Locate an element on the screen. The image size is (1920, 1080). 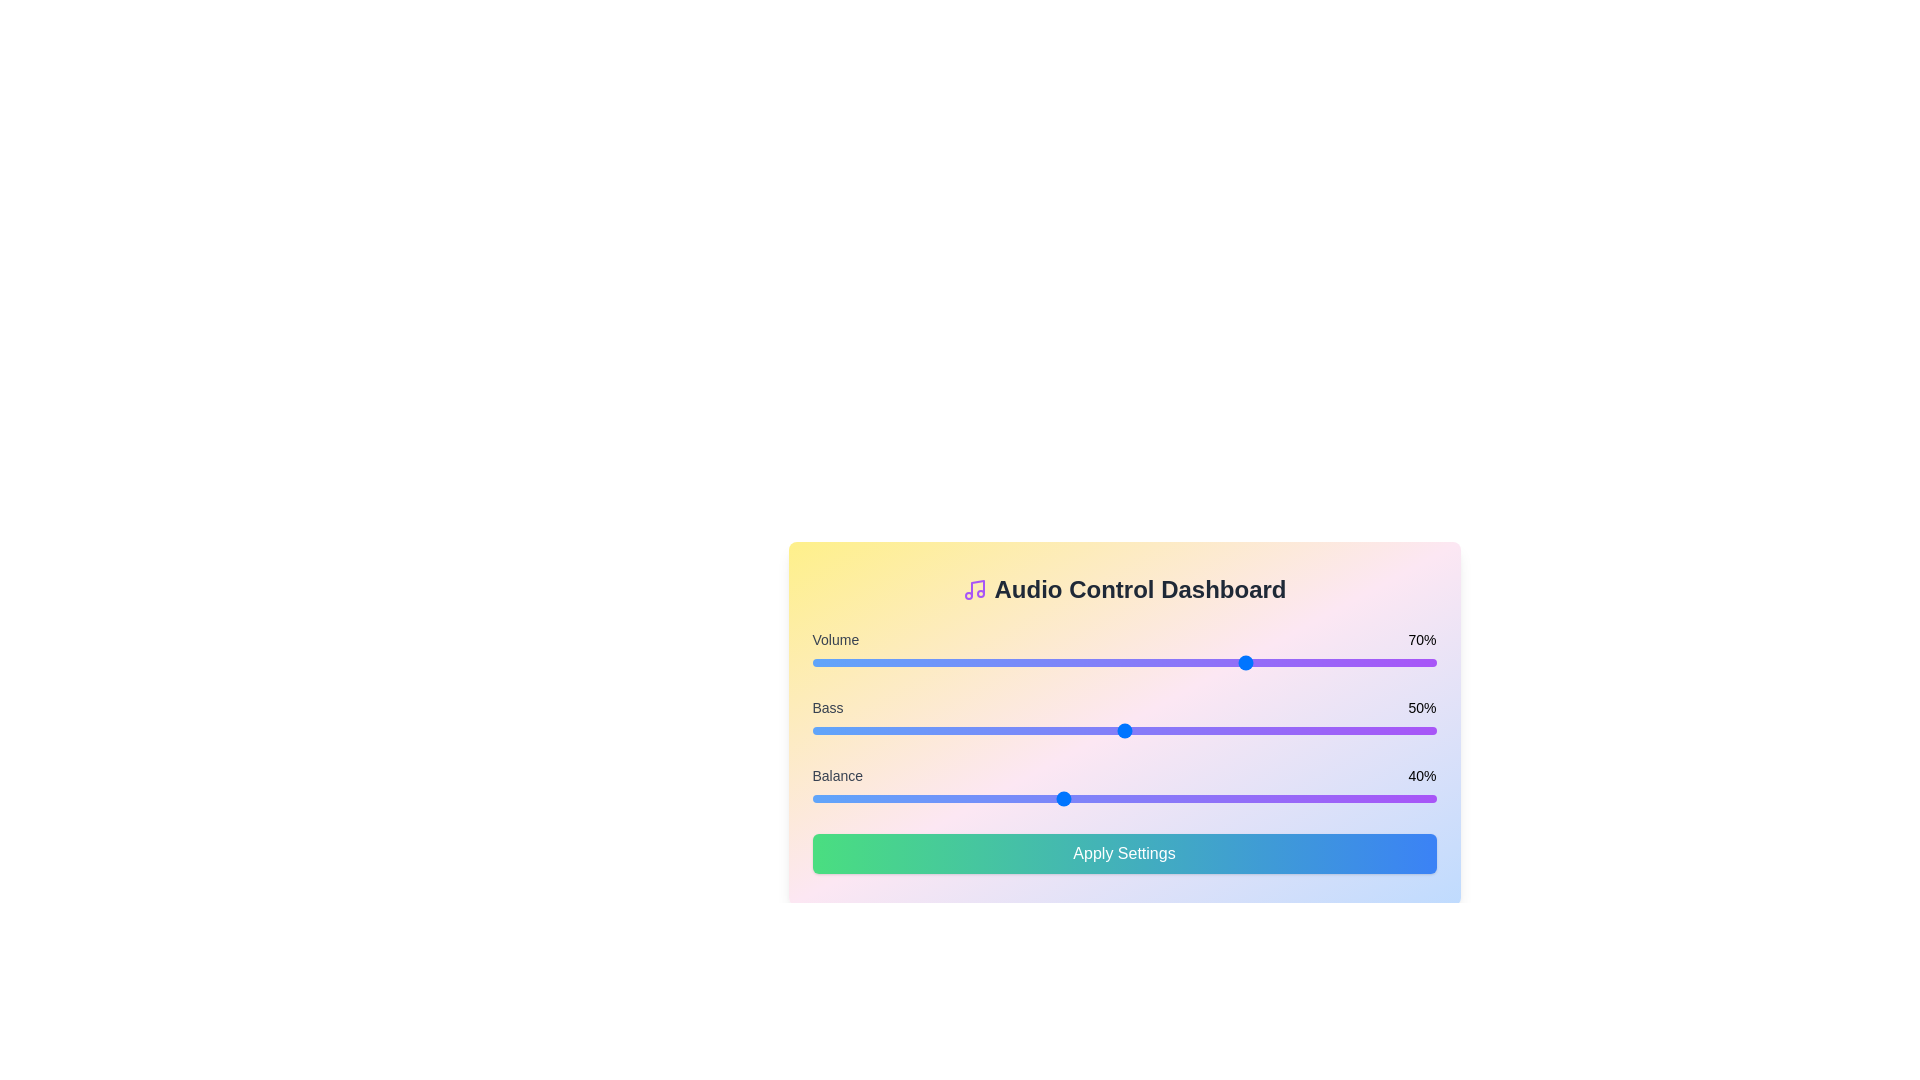
bass is located at coordinates (1248, 731).